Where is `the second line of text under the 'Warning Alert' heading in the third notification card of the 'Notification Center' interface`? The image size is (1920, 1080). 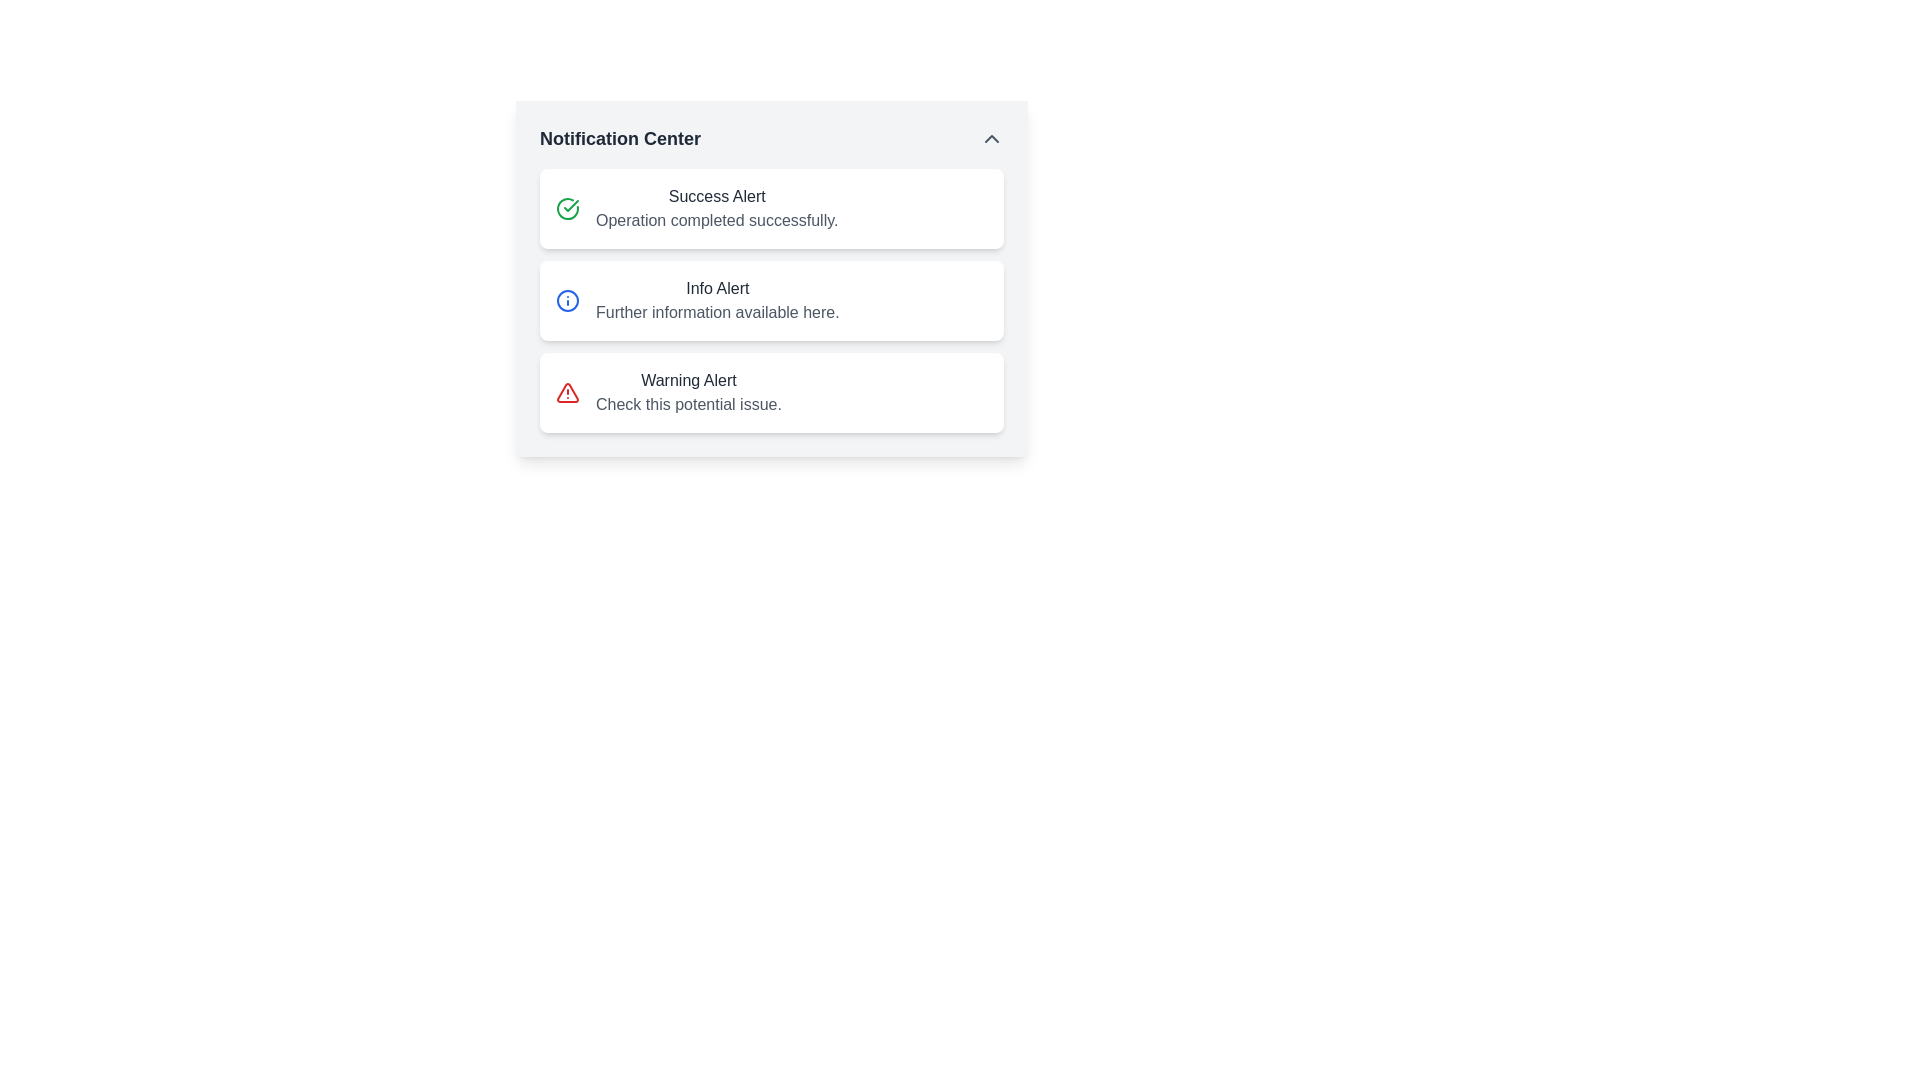
the second line of text under the 'Warning Alert' heading in the third notification card of the 'Notification Center' interface is located at coordinates (688, 405).